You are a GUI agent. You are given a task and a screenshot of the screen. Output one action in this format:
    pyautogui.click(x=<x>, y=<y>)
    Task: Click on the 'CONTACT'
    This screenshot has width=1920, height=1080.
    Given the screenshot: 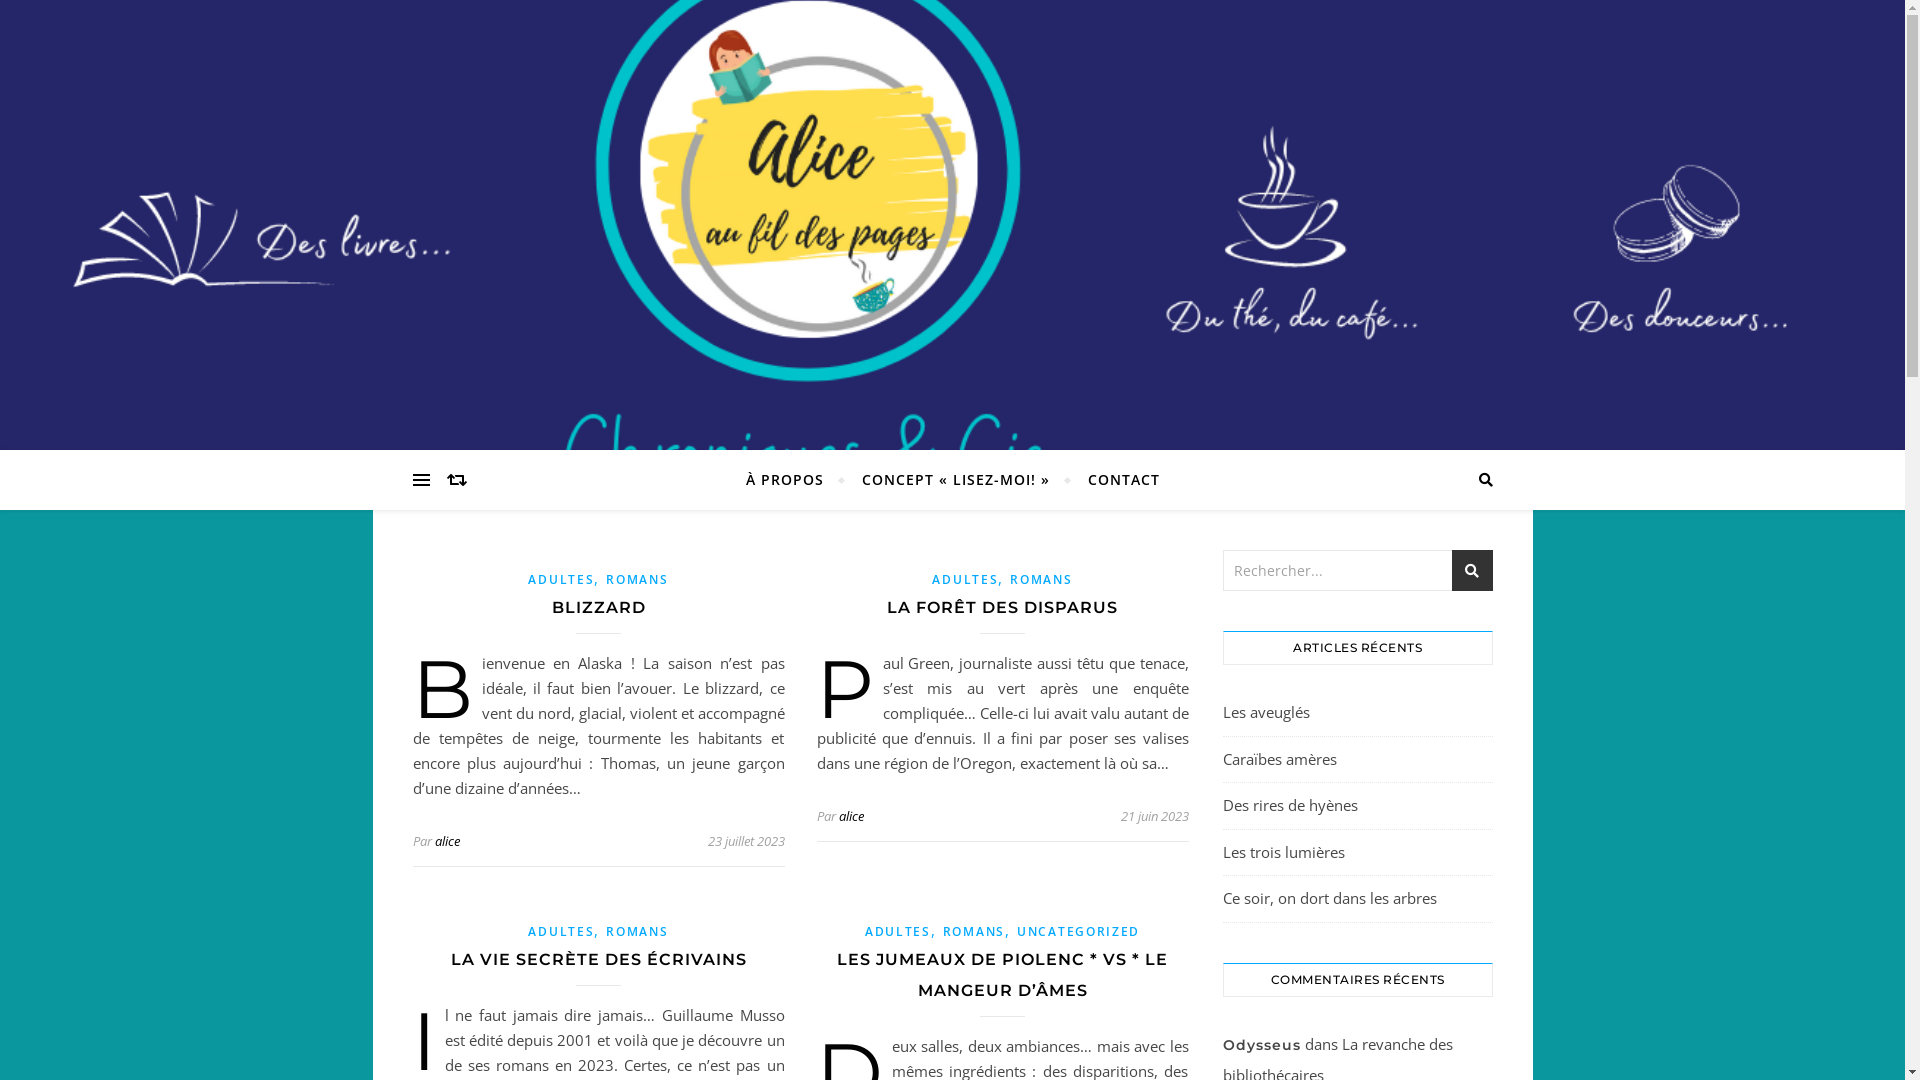 What is the action you would take?
    pyautogui.click(x=1113, y=479)
    